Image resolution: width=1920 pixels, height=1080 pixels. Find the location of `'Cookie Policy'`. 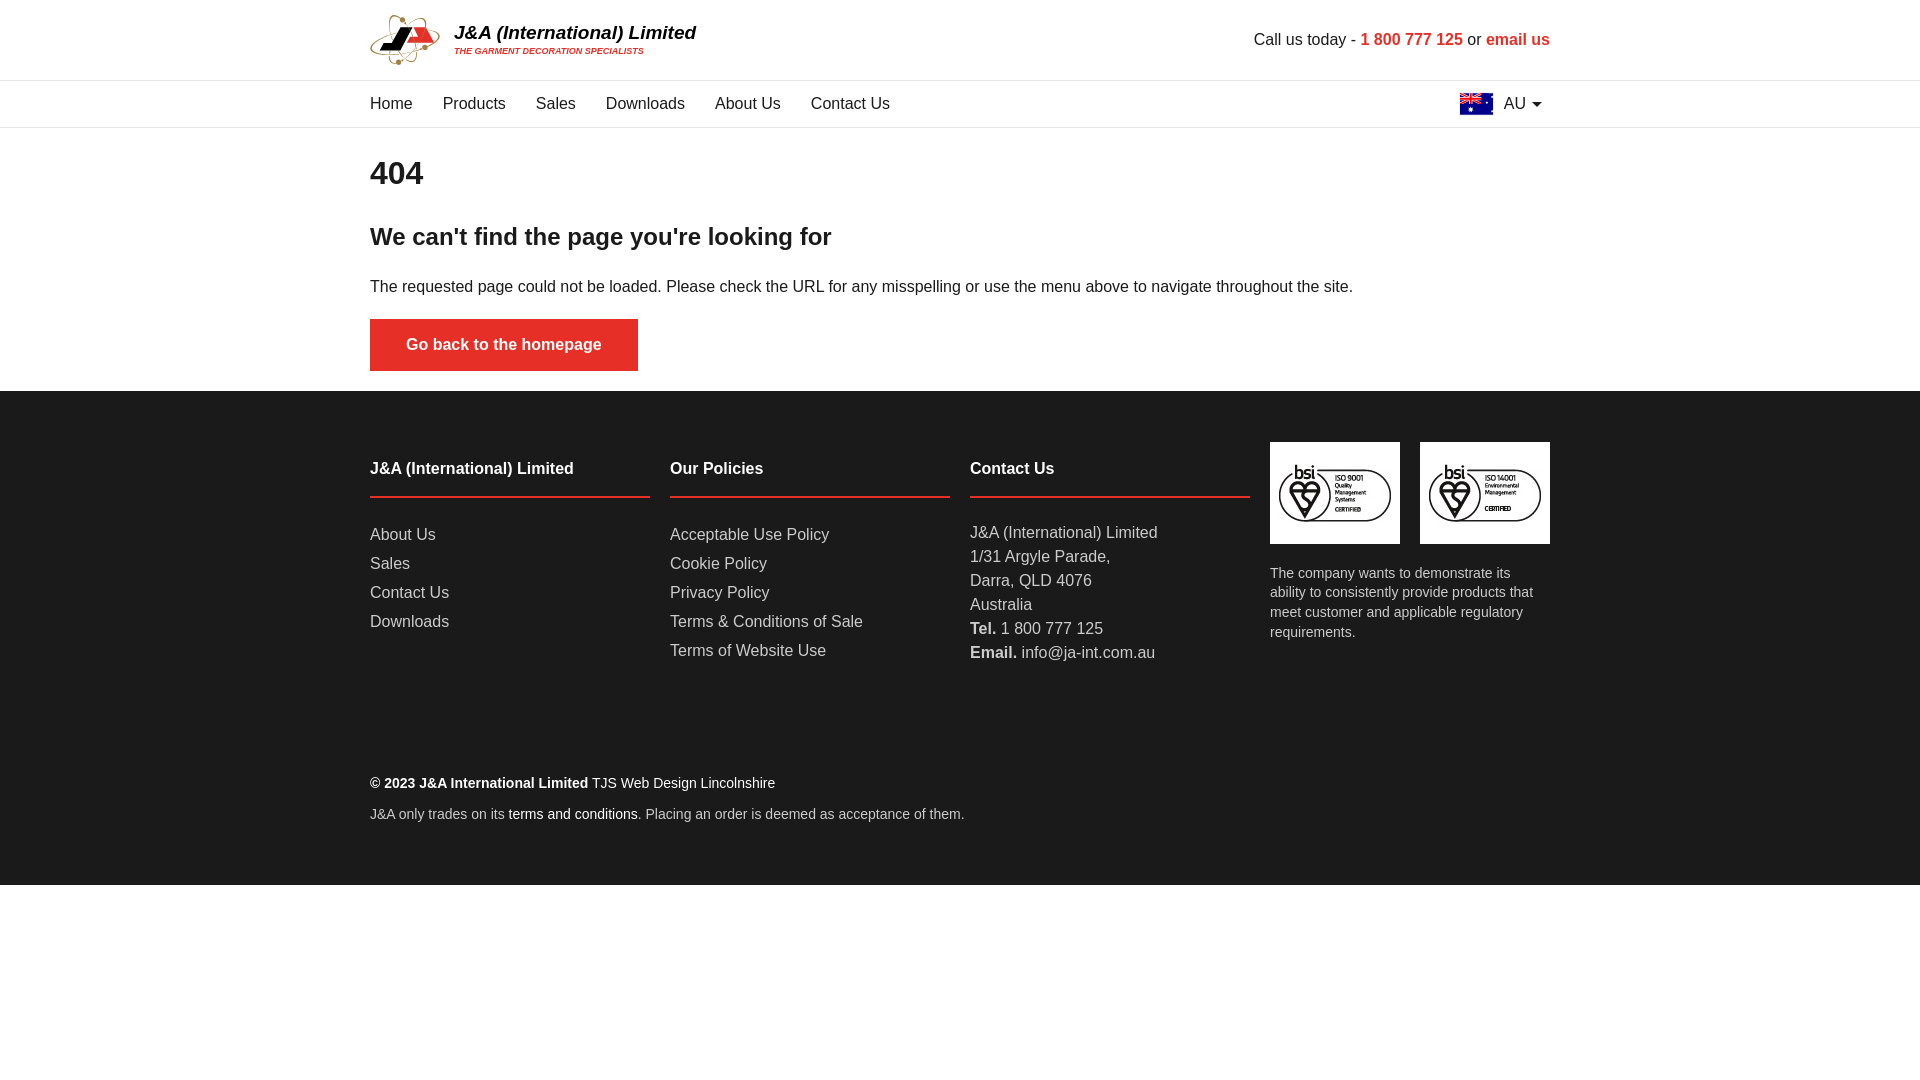

'Cookie Policy' is located at coordinates (718, 564).